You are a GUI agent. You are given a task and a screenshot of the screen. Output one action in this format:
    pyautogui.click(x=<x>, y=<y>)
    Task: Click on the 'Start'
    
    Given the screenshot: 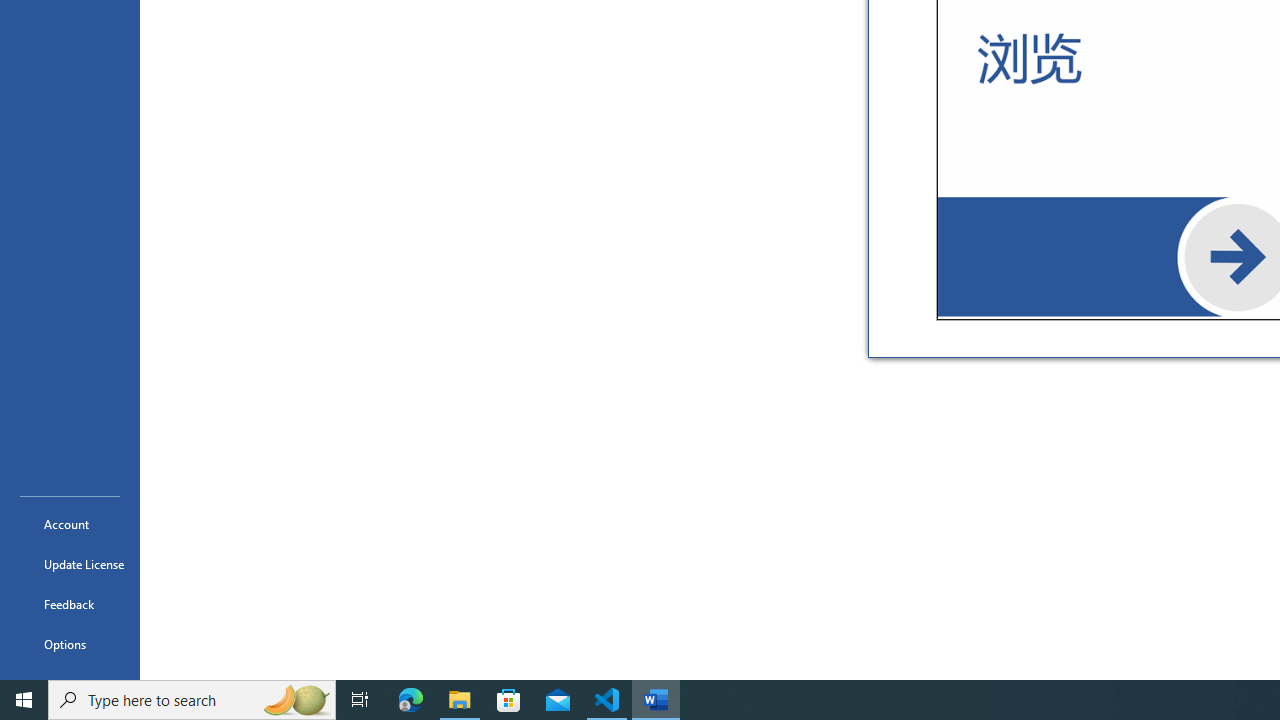 What is the action you would take?
    pyautogui.click(x=24, y=698)
    